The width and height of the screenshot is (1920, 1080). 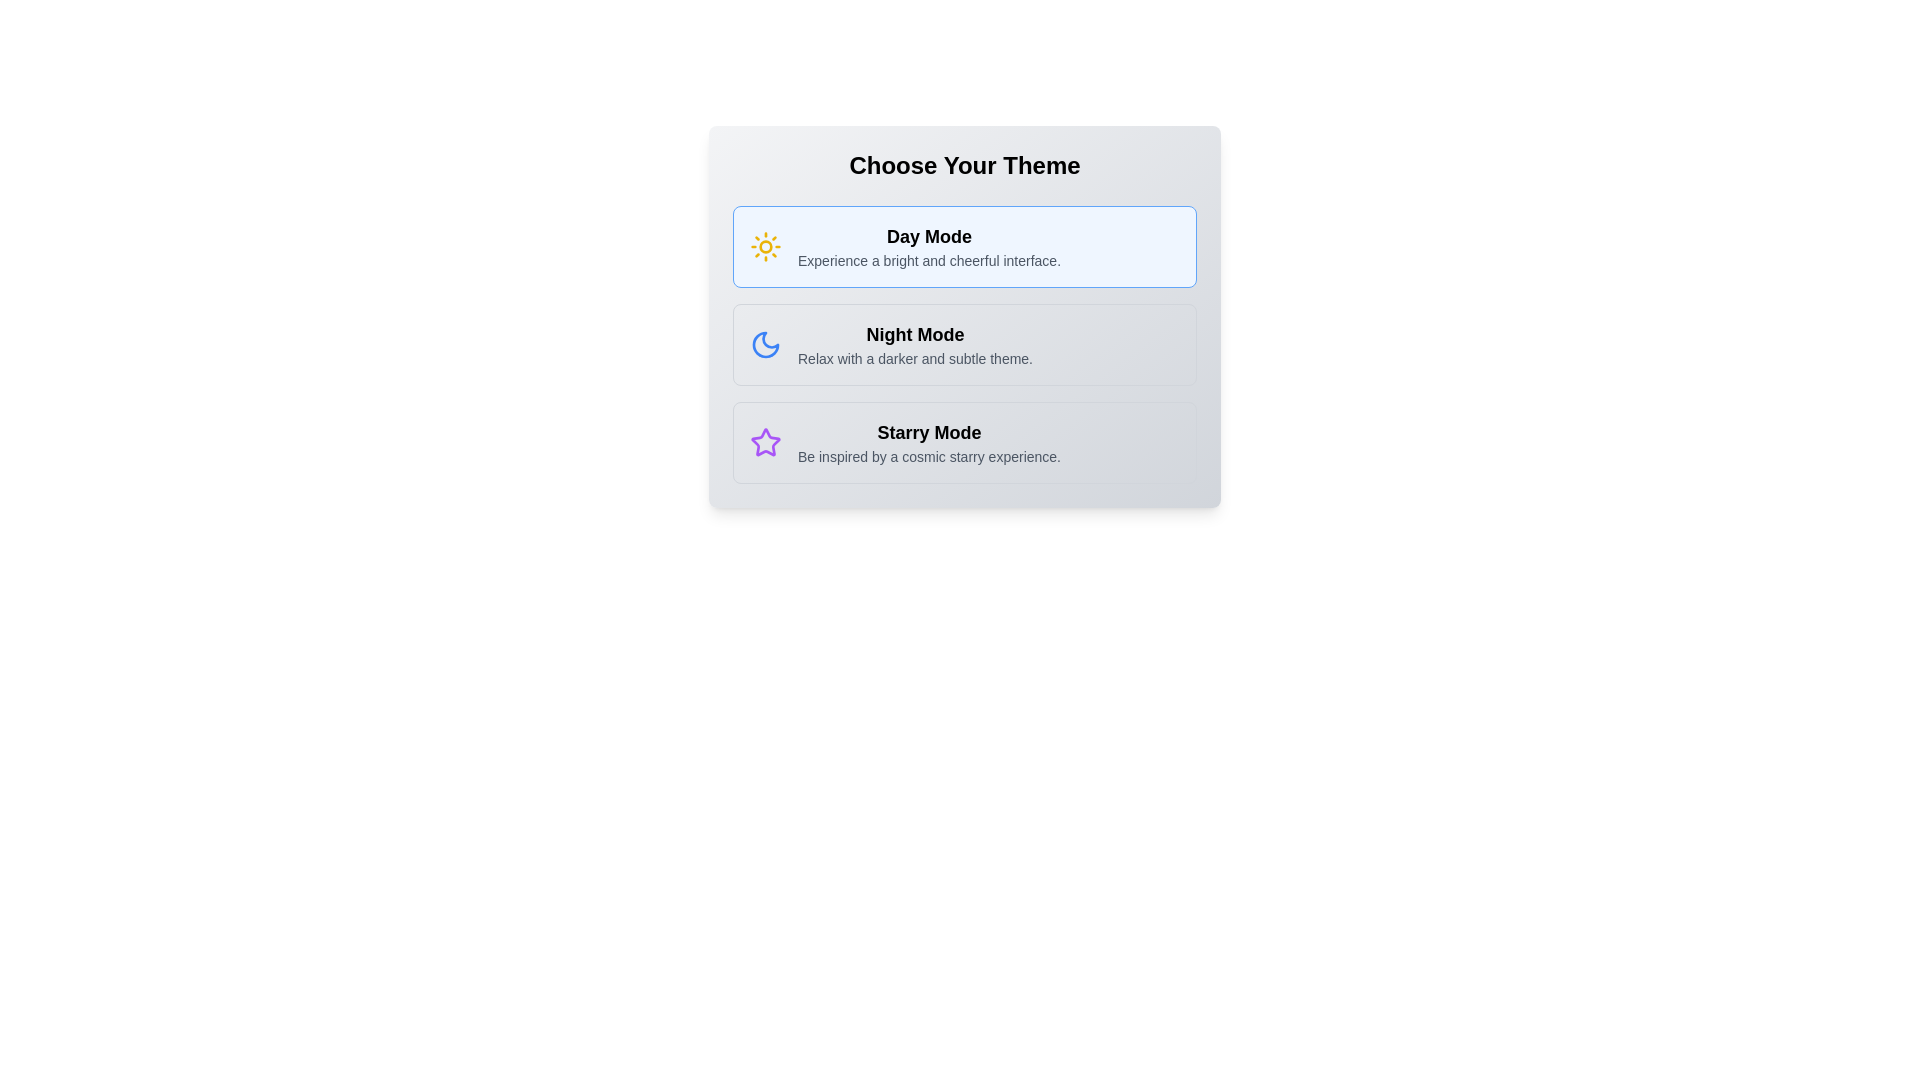 What do you see at coordinates (964, 164) in the screenshot?
I see `the static text heading that reads 'Choose Your Theme', which is bold and centrally aligned at the top of a card-like section` at bounding box center [964, 164].